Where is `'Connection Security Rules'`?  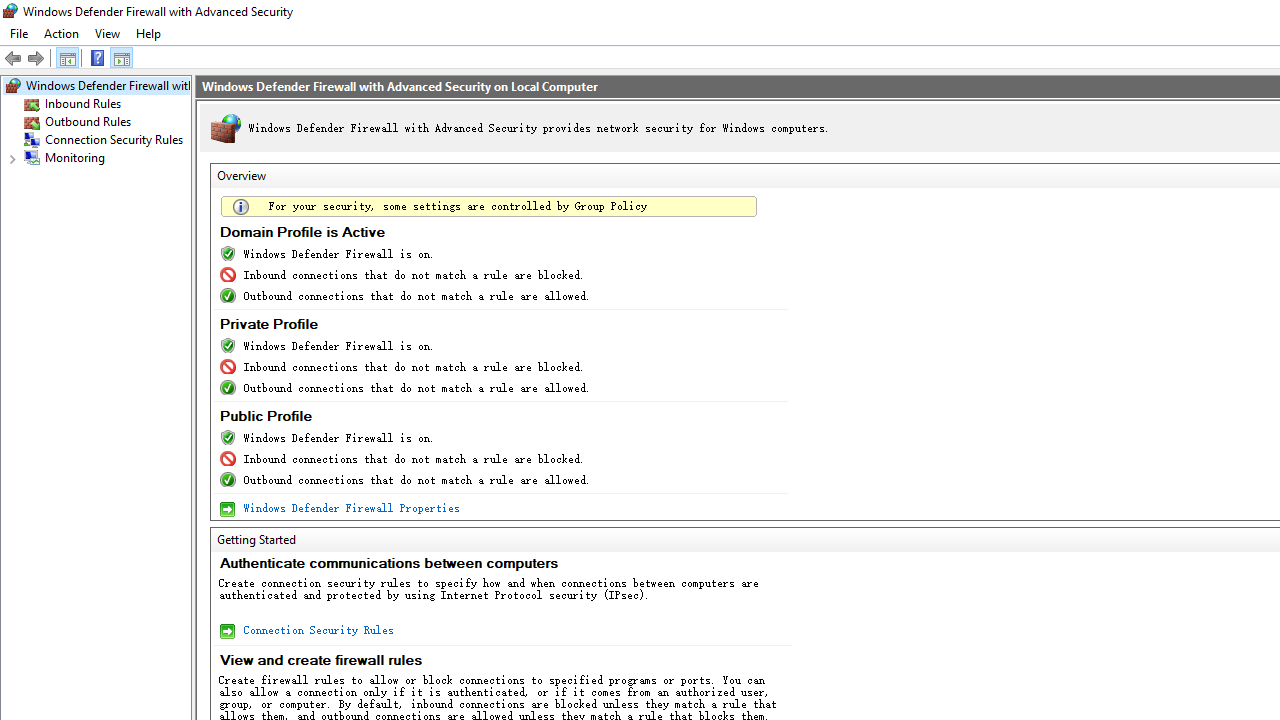
'Connection Security Rules' is located at coordinates (315, 630).